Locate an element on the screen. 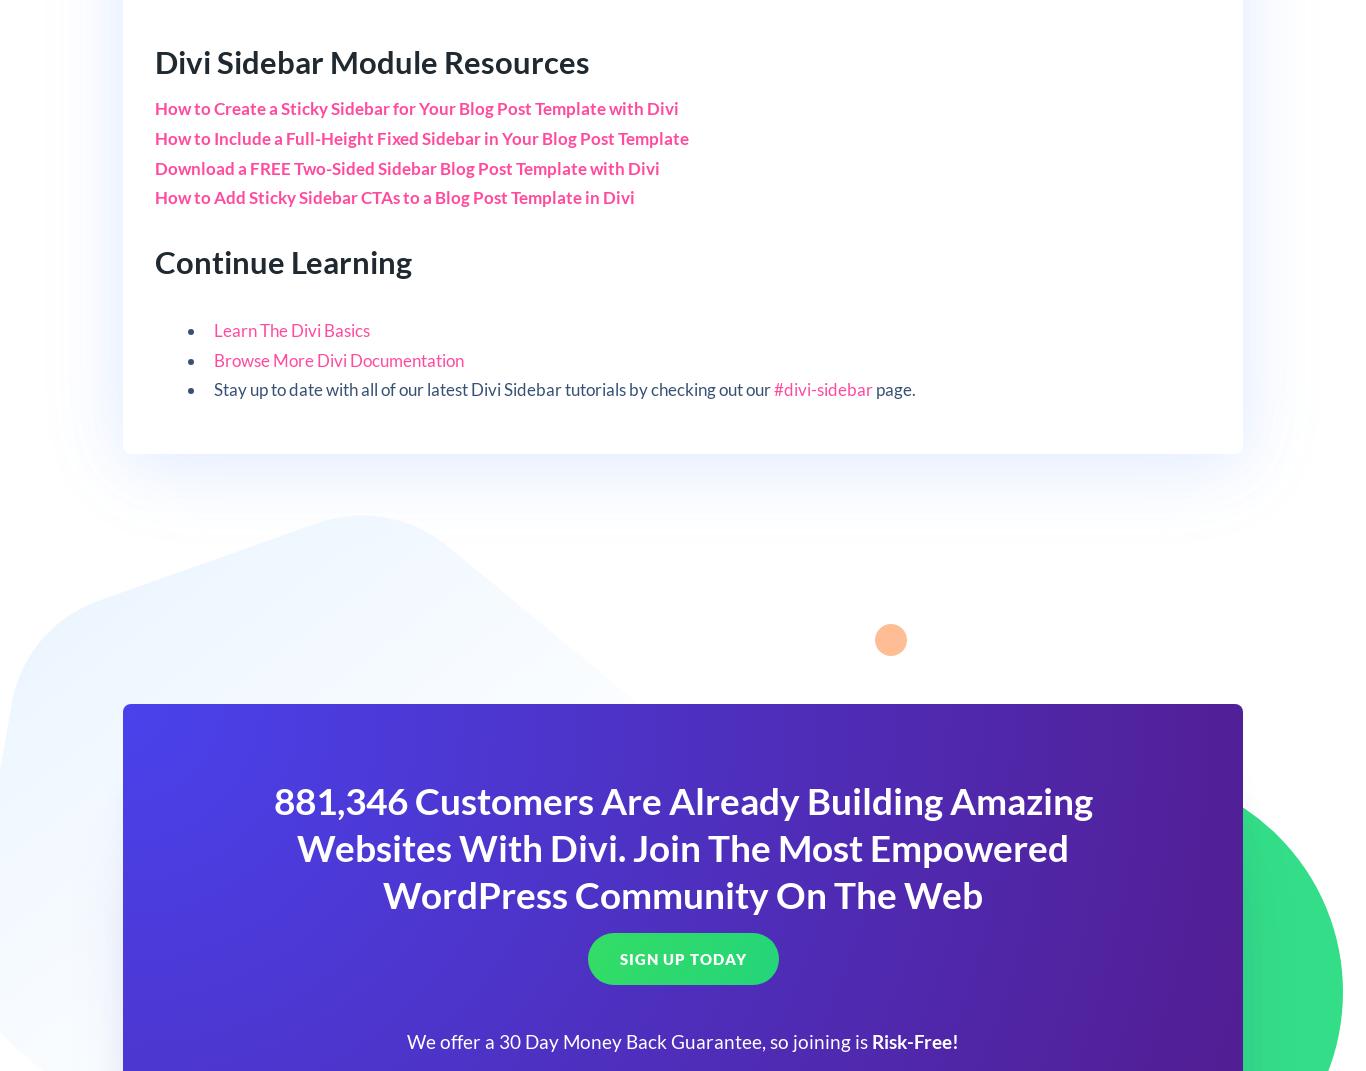 The height and width of the screenshot is (1071, 1366). 'Continue Learning' is located at coordinates (282, 261).